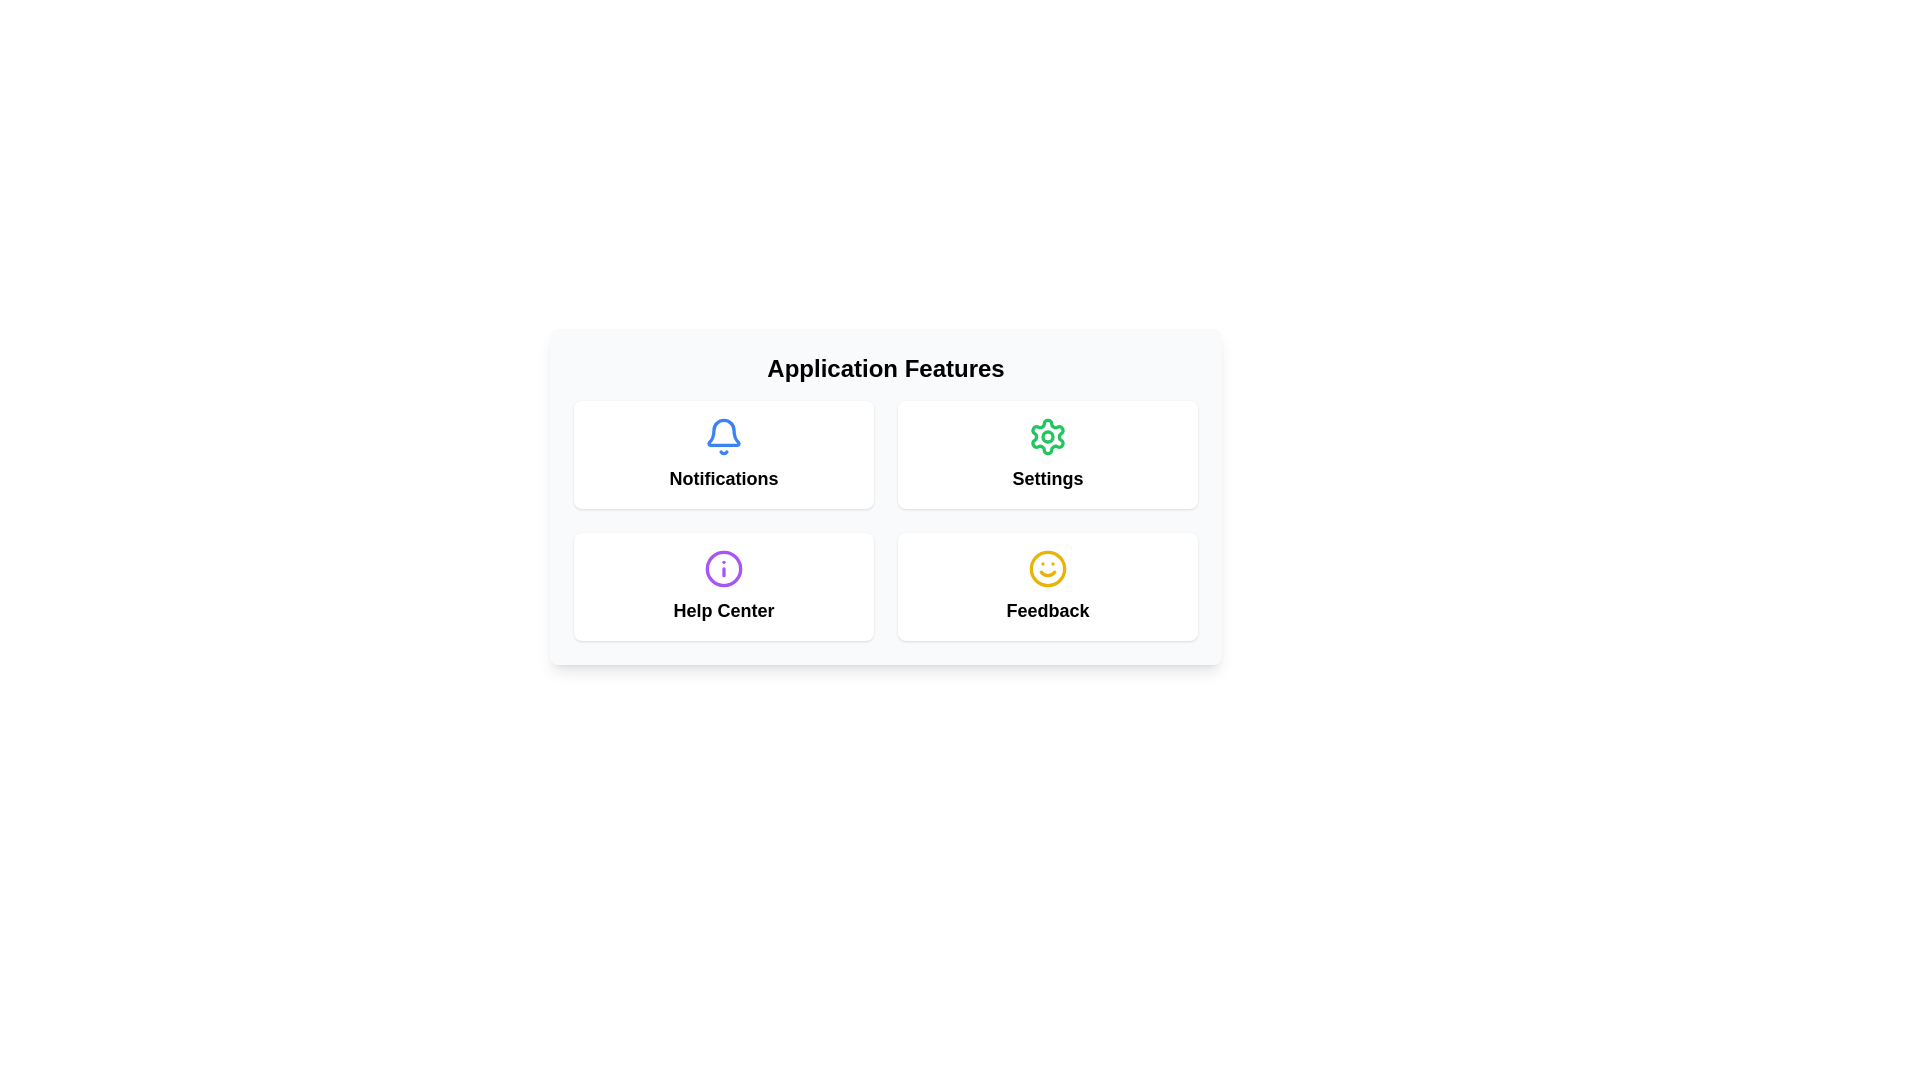 This screenshot has width=1920, height=1080. Describe the element at coordinates (723, 435) in the screenshot. I see `the blue outlined bell-shaped icon that represents notifications, located above the text 'Notifications' in the top-left section of the grid under 'Application Features'` at that location.